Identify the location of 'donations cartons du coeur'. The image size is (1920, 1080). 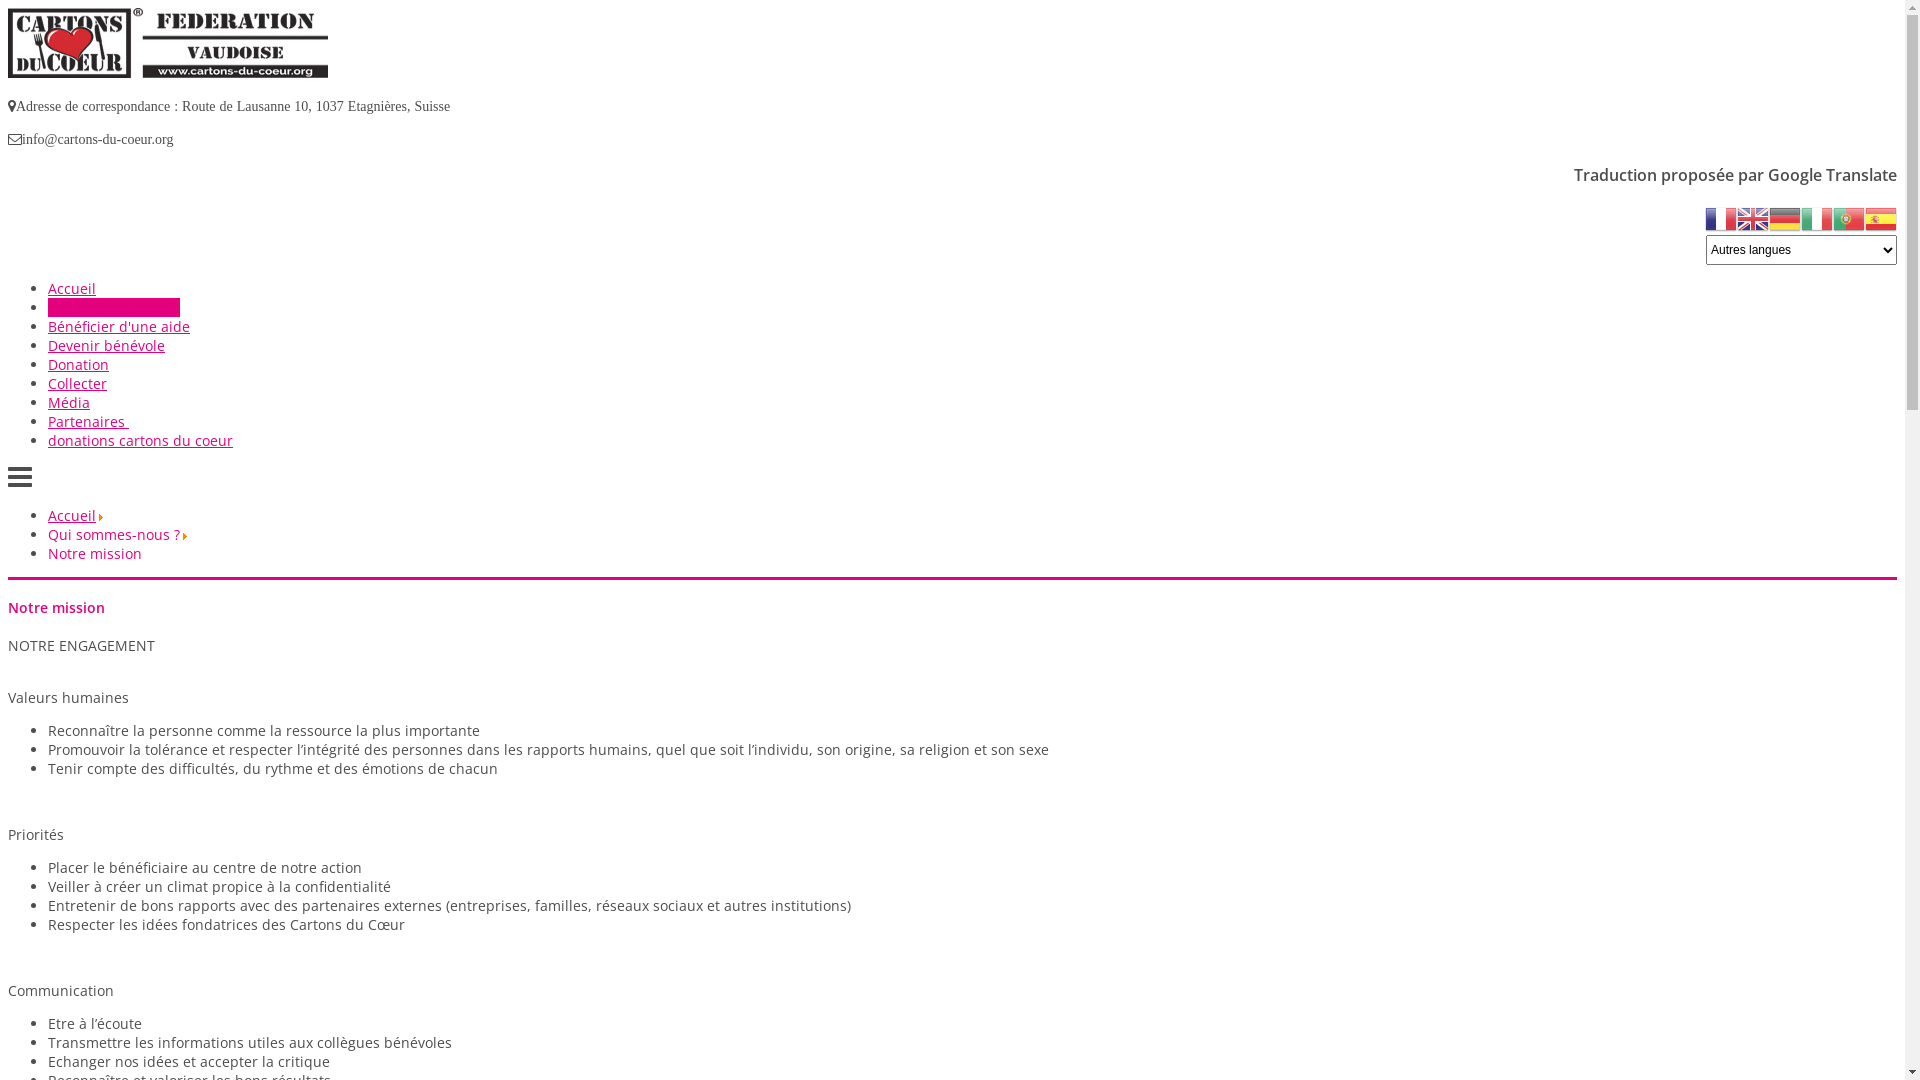
(139, 439).